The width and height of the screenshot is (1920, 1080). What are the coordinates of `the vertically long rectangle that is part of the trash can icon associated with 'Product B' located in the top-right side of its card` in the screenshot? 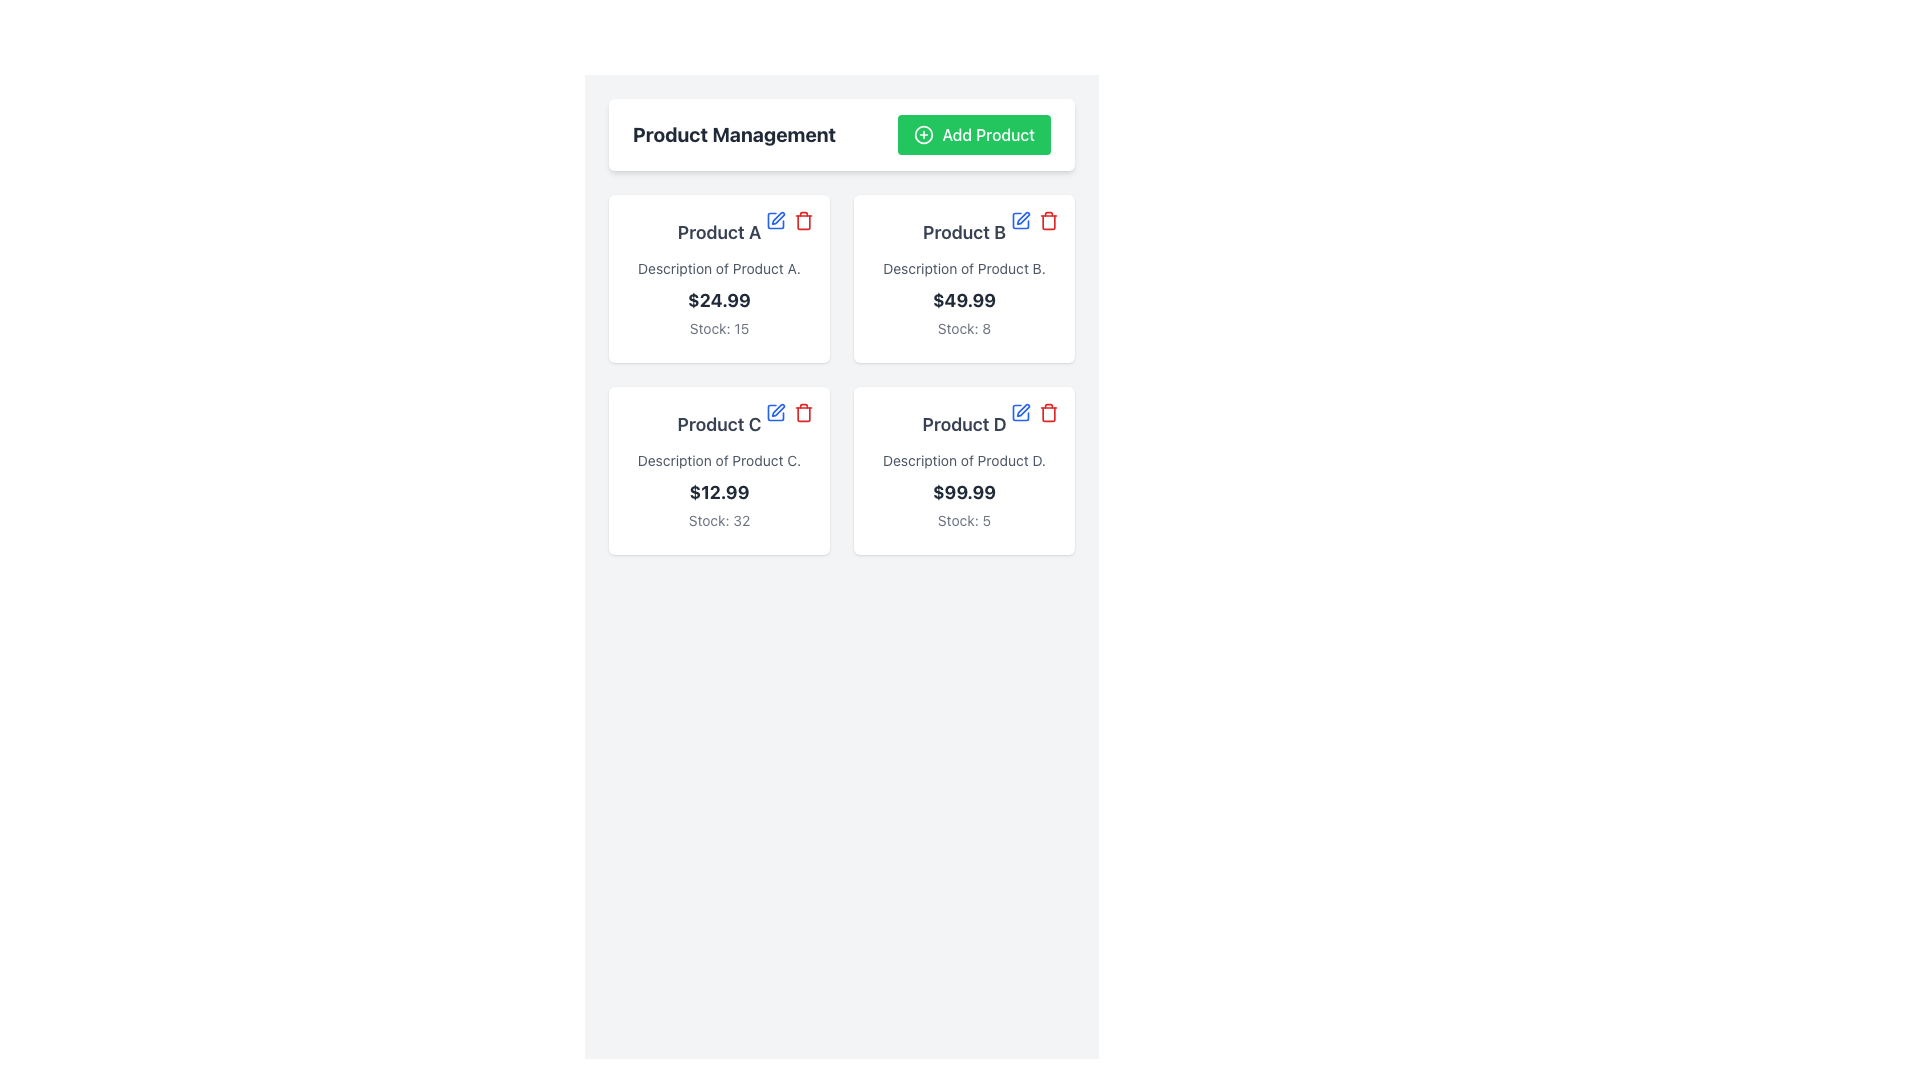 It's located at (1048, 222).